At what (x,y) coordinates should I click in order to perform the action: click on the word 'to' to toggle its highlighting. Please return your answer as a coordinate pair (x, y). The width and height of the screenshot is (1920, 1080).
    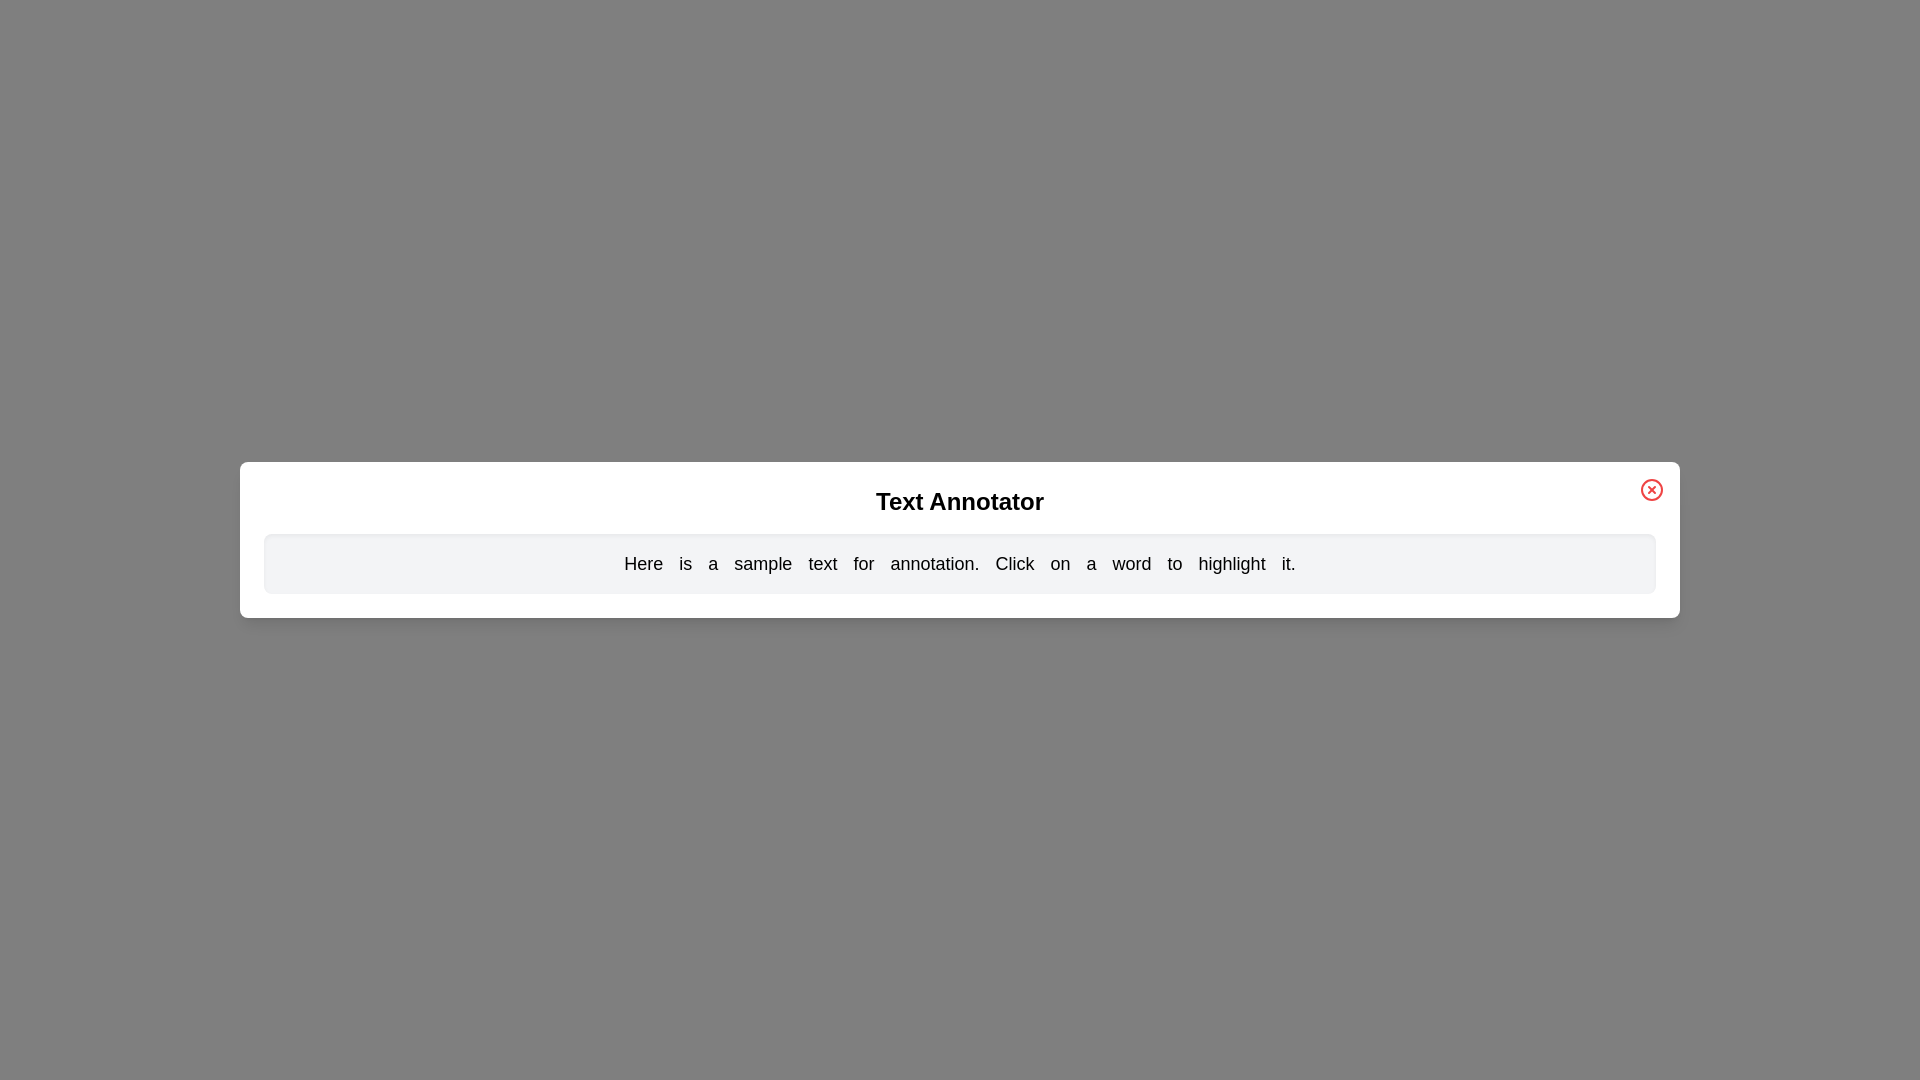
    Looking at the image, I should click on (1175, 563).